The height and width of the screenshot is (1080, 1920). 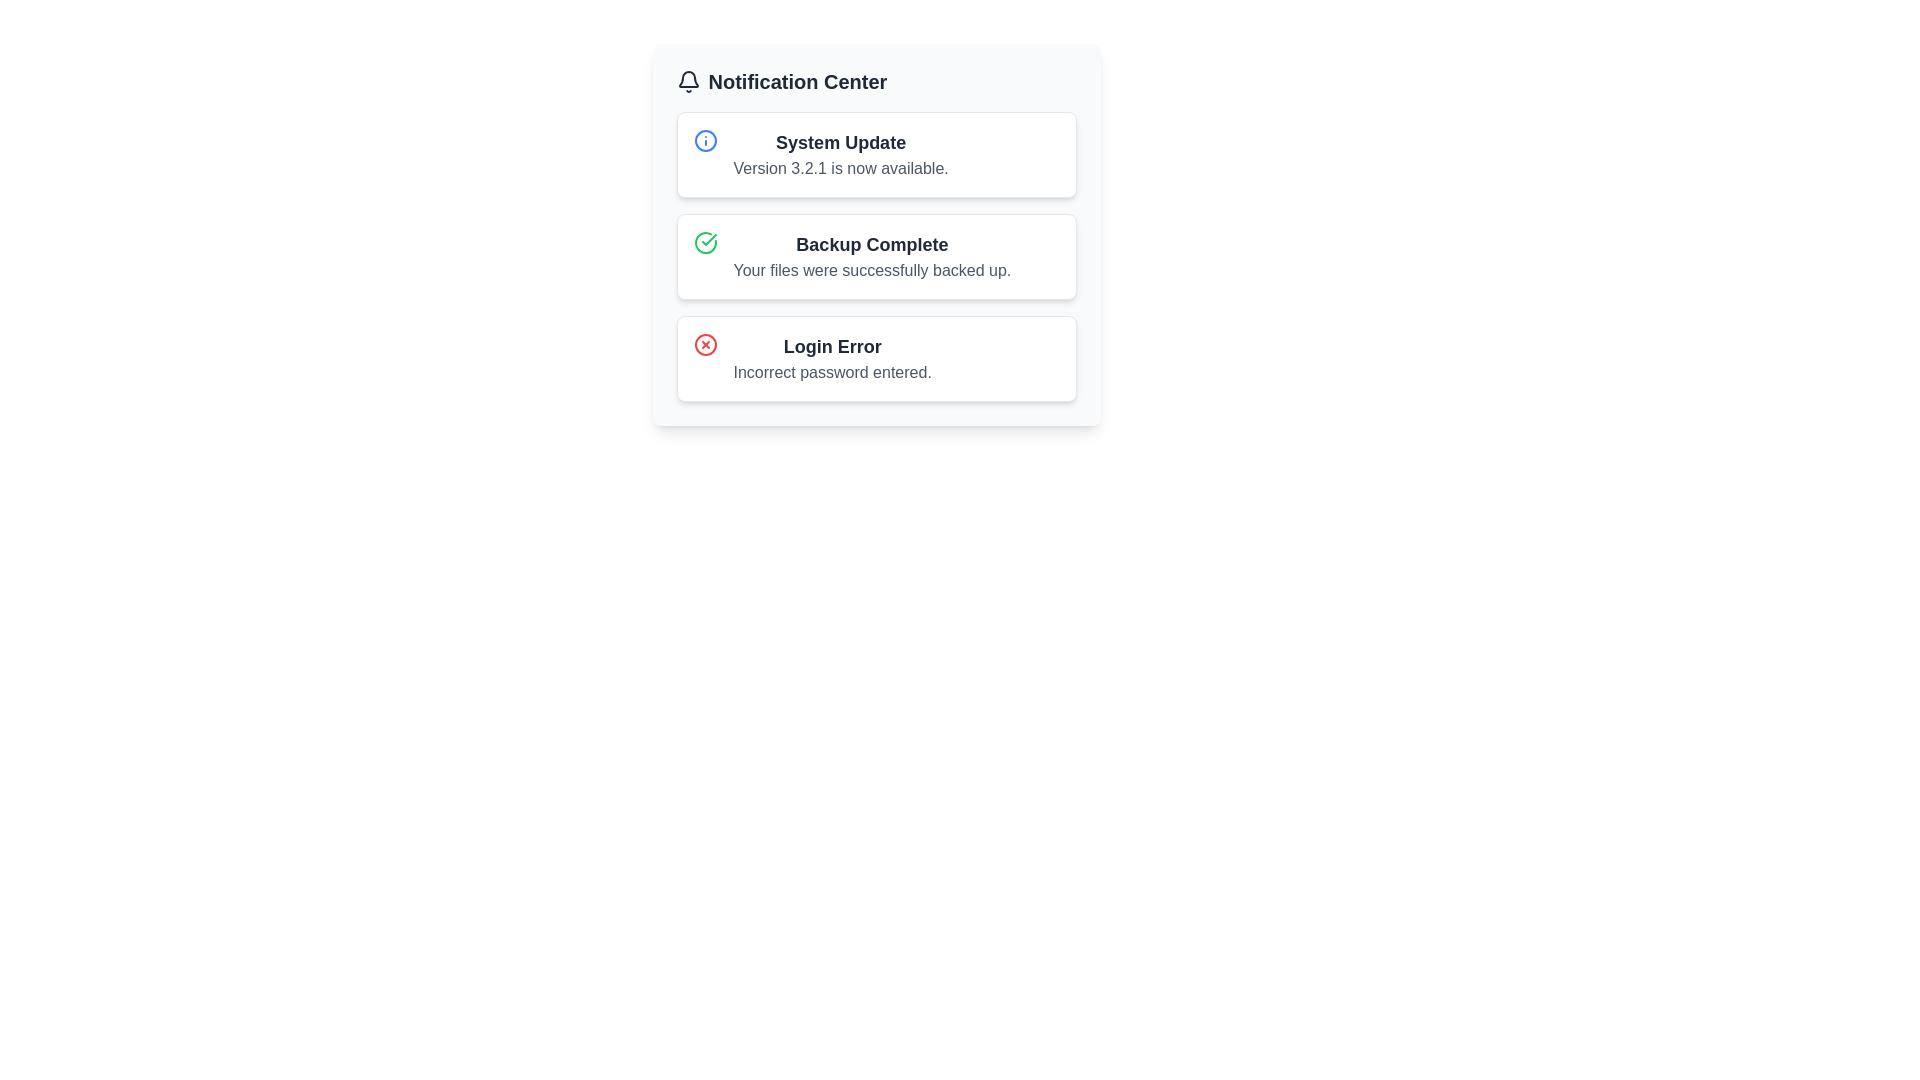 I want to click on the 'Backup Complete' status indicator icon located in the middle-right area of the third notification card, so click(x=709, y=238).